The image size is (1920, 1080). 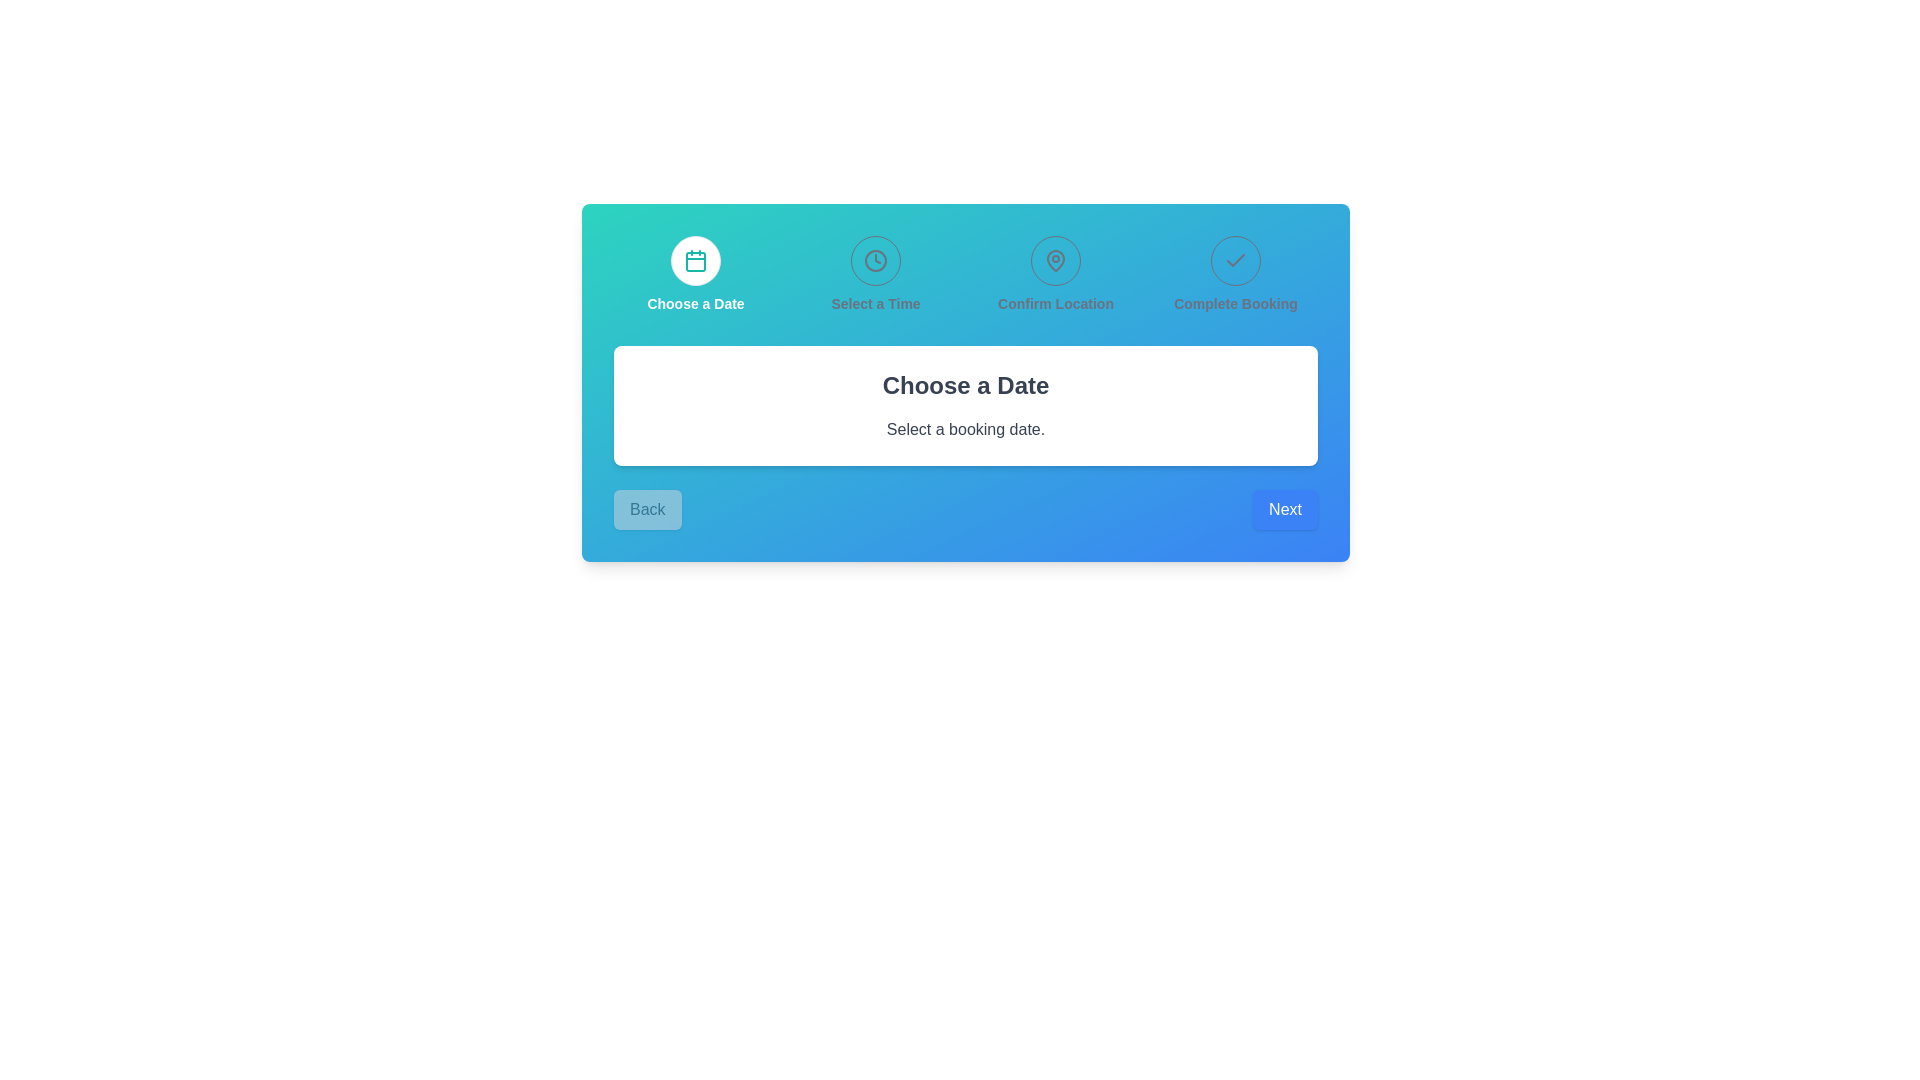 I want to click on the 'Previous' button located in the lower-left corner of the blue card, so click(x=647, y=508).